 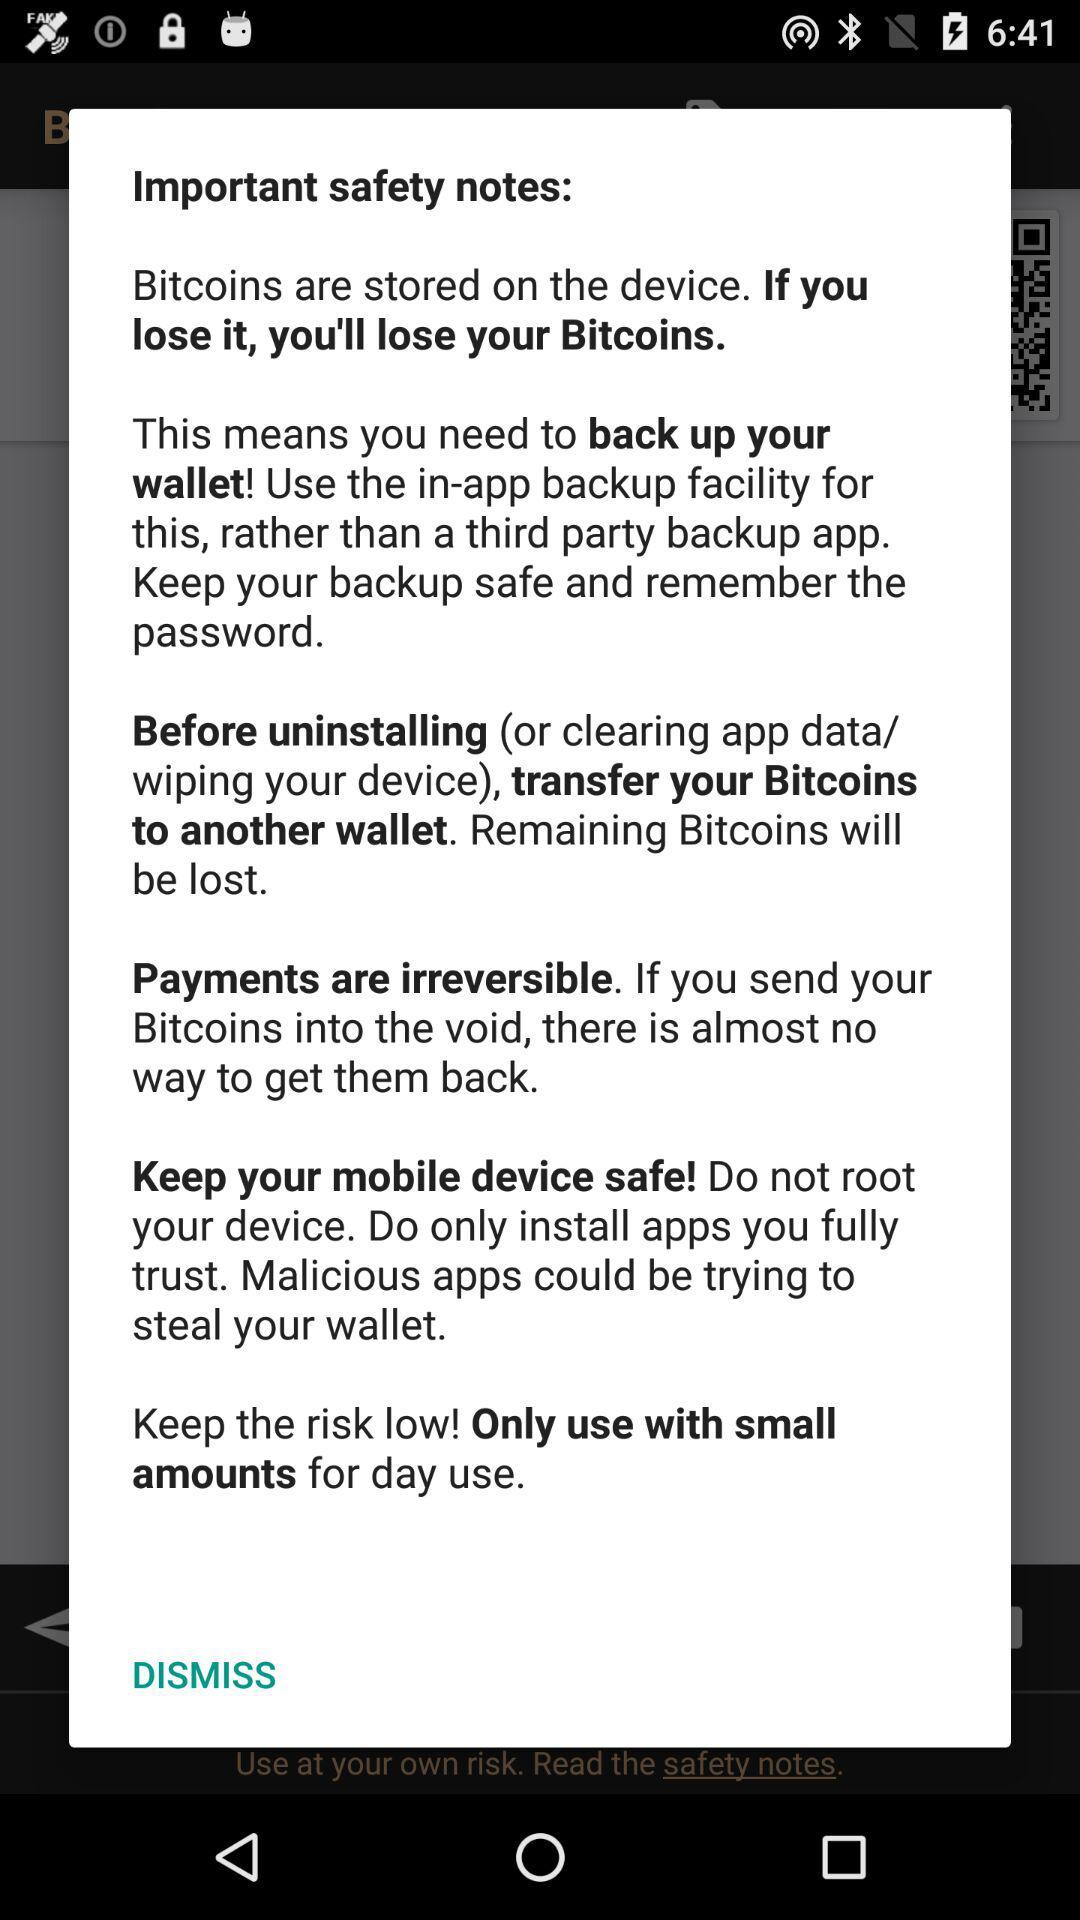 What do you see at coordinates (204, 1674) in the screenshot?
I see `the dismiss` at bounding box center [204, 1674].